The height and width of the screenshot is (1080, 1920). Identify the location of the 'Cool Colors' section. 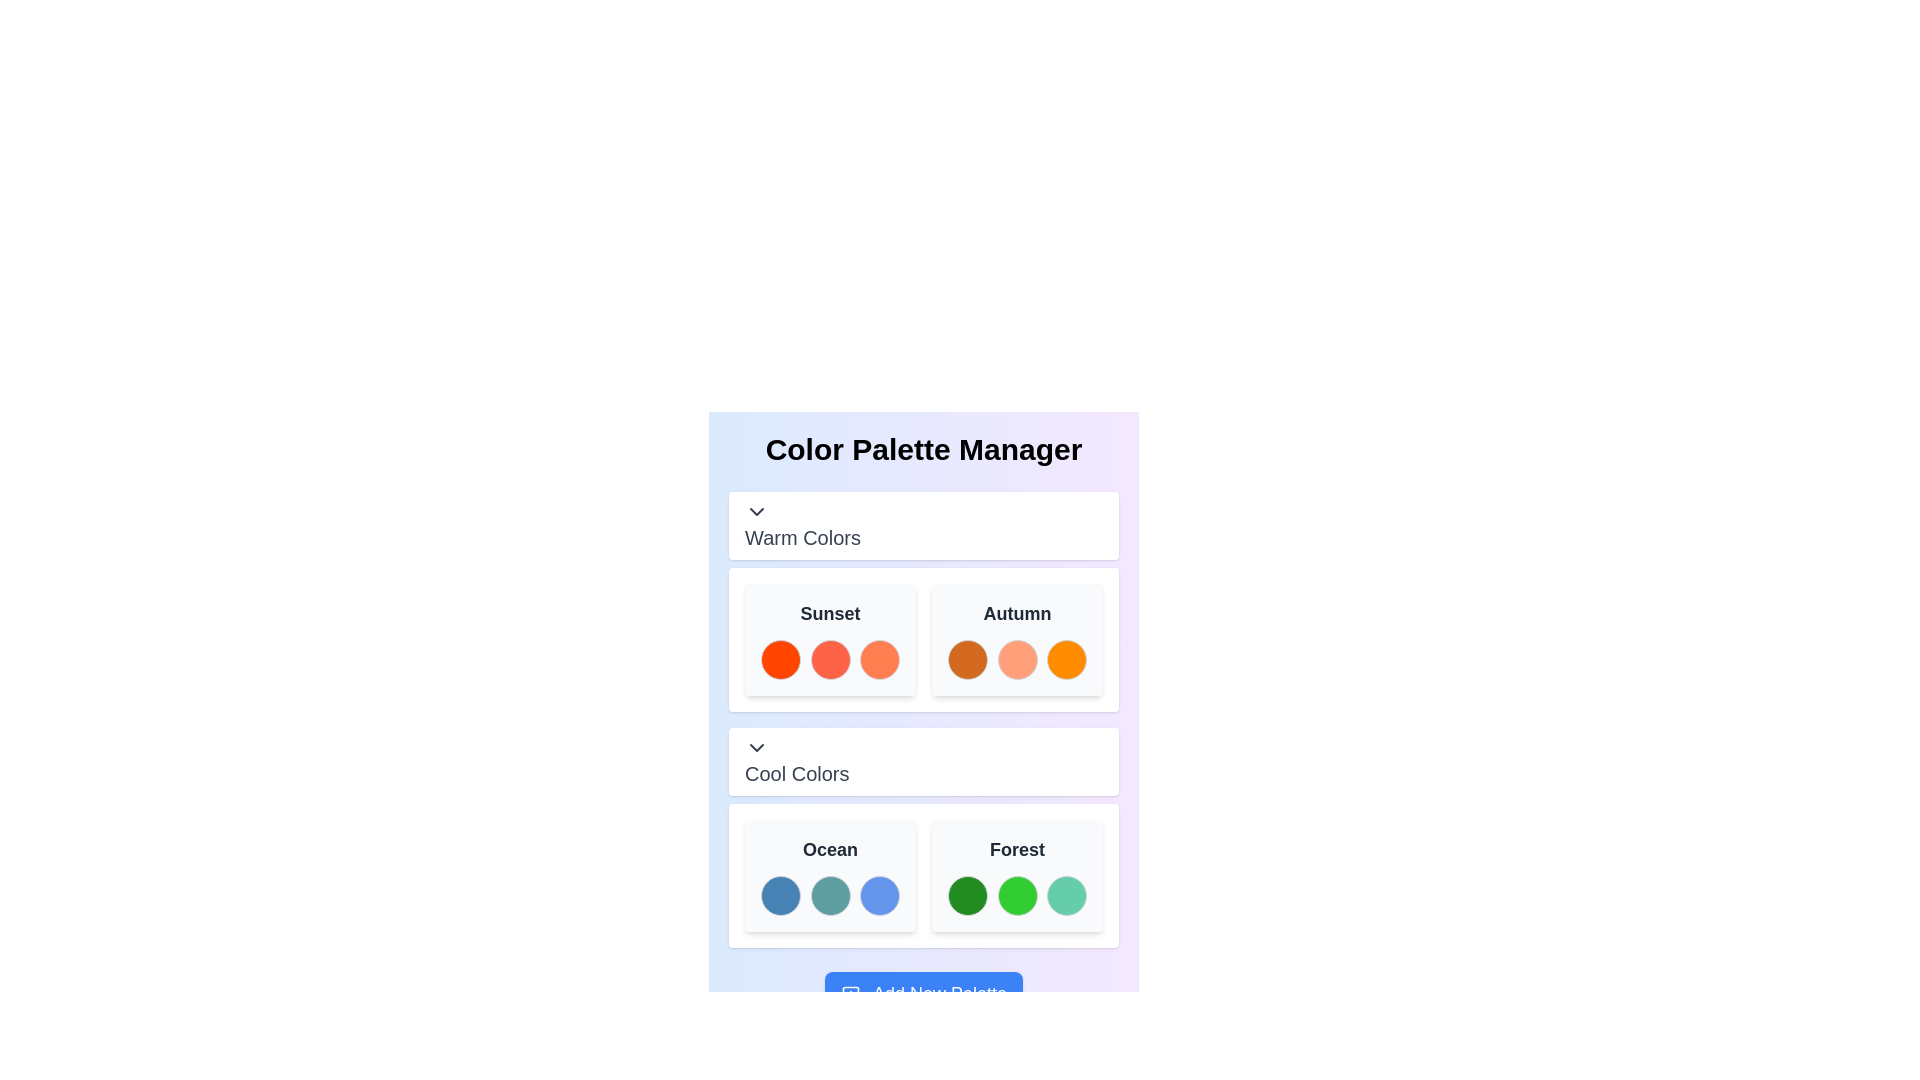
(923, 837).